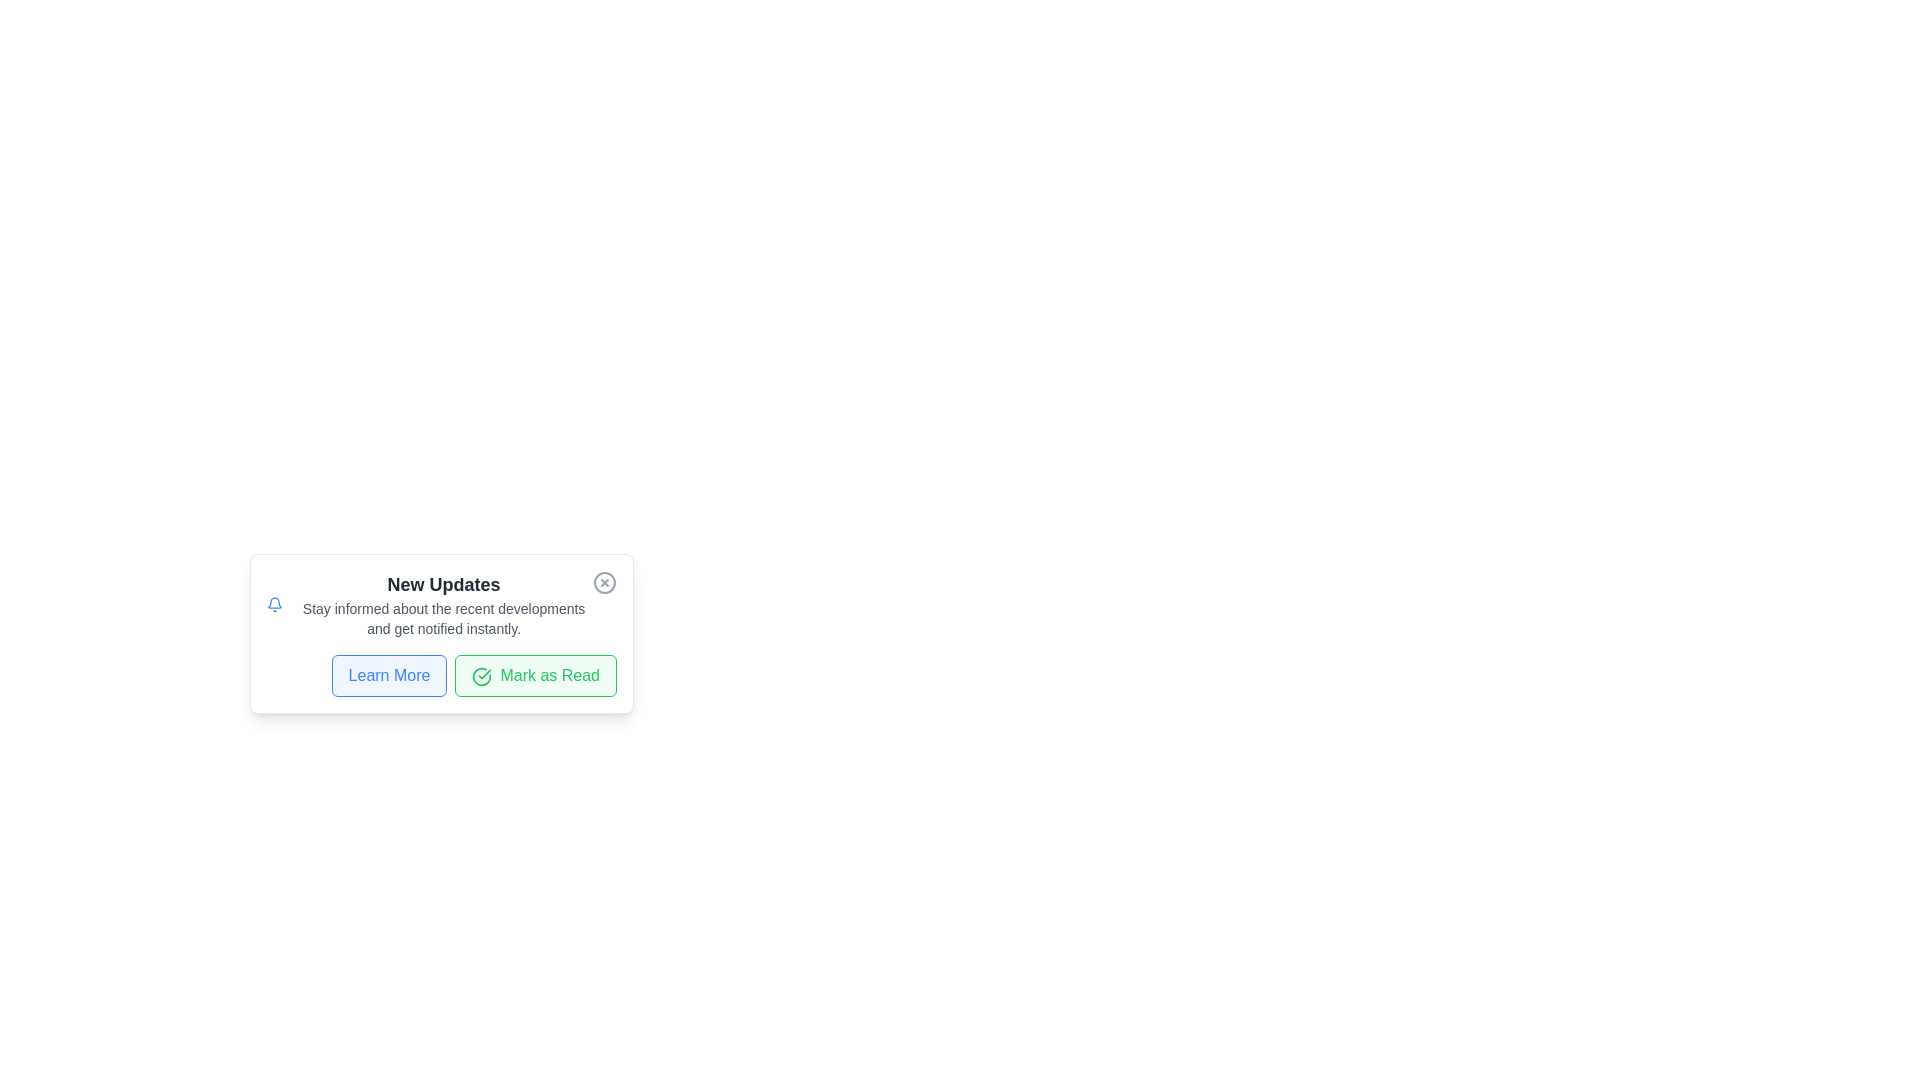 Image resolution: width=1920 pixels, height=1080 pixels. I want to click on the leftmost button located in the bottom section of the notification card, so click(389, 675).